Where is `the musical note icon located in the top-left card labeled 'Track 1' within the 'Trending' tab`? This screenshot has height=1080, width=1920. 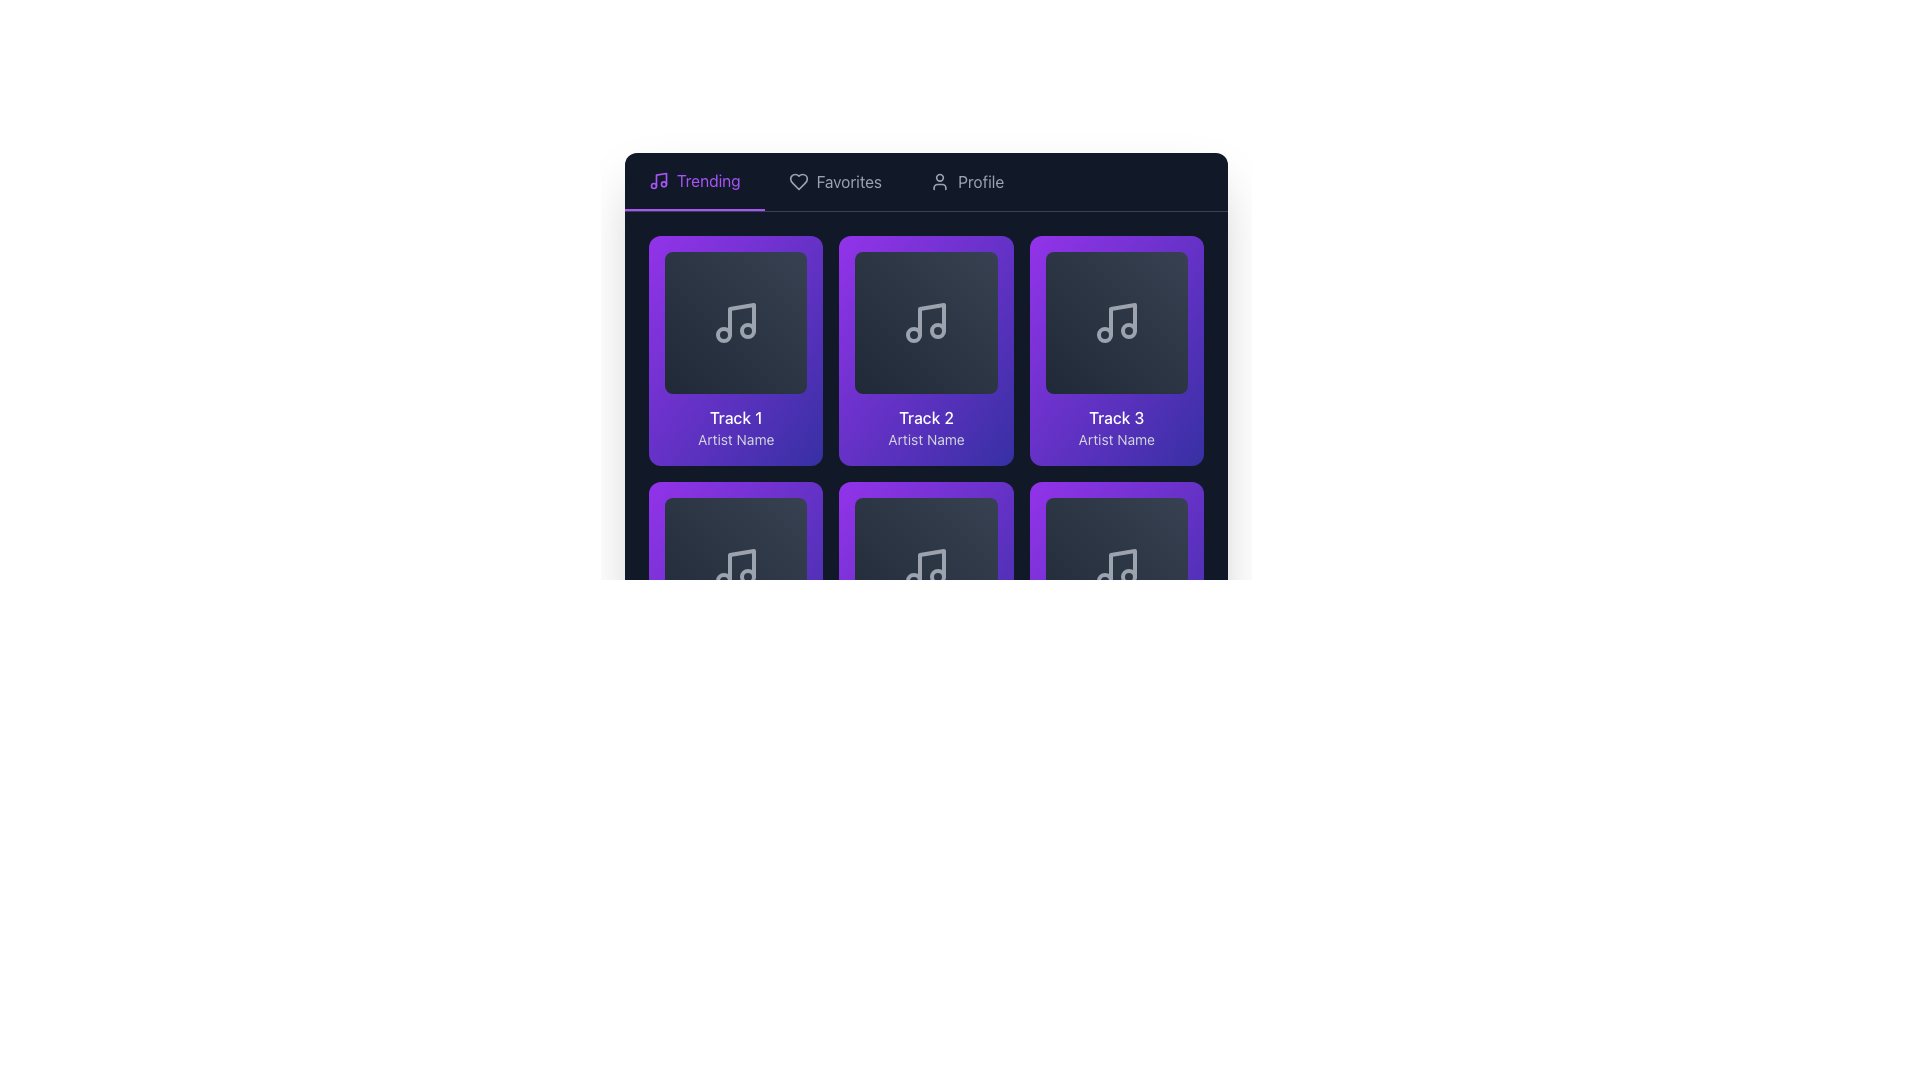
the musical note icon located in the top-left card labeled 'Track 1' within the 'Trending' tab is located at coordinates (741, 319).